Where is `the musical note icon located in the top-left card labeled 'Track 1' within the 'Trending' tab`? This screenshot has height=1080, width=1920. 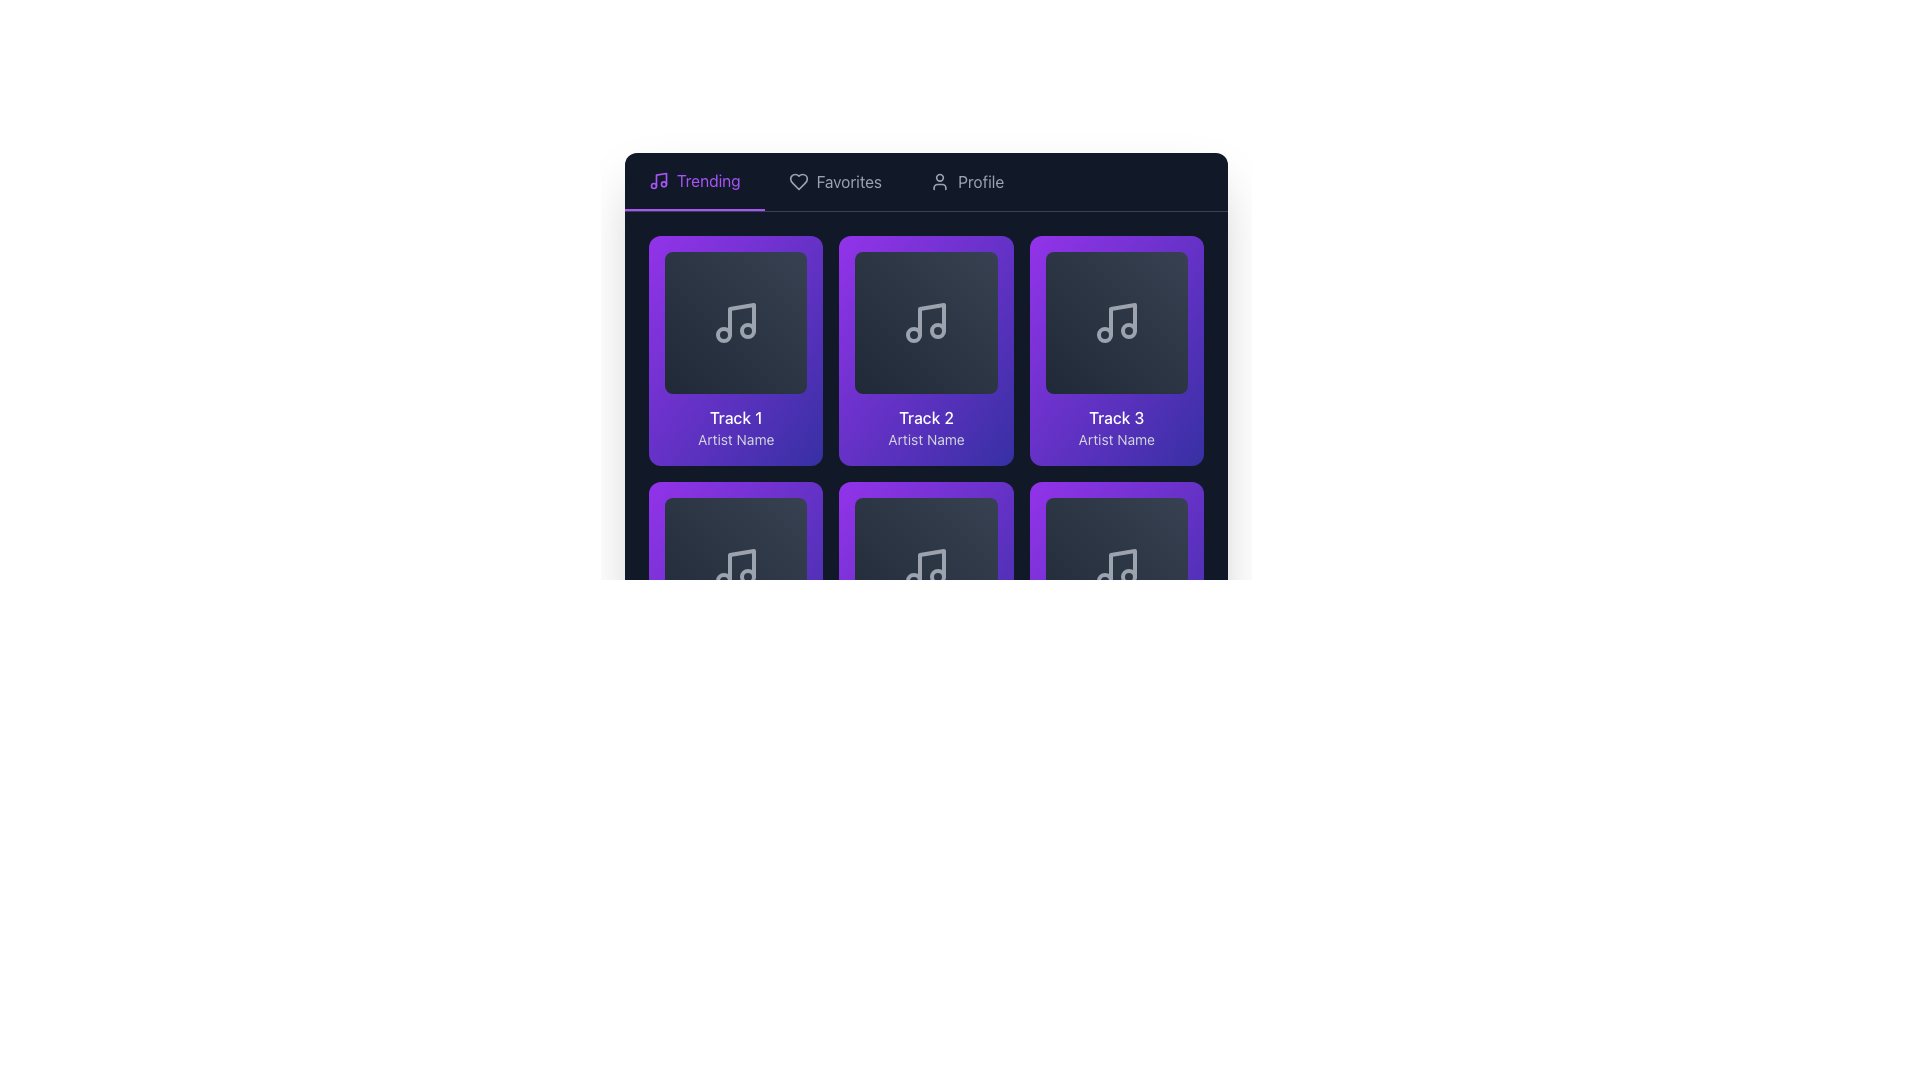
the musical note icon located in the top-left card labeled 'Track 1' within the 'Trending' tab is located at coordinates (741, 319).